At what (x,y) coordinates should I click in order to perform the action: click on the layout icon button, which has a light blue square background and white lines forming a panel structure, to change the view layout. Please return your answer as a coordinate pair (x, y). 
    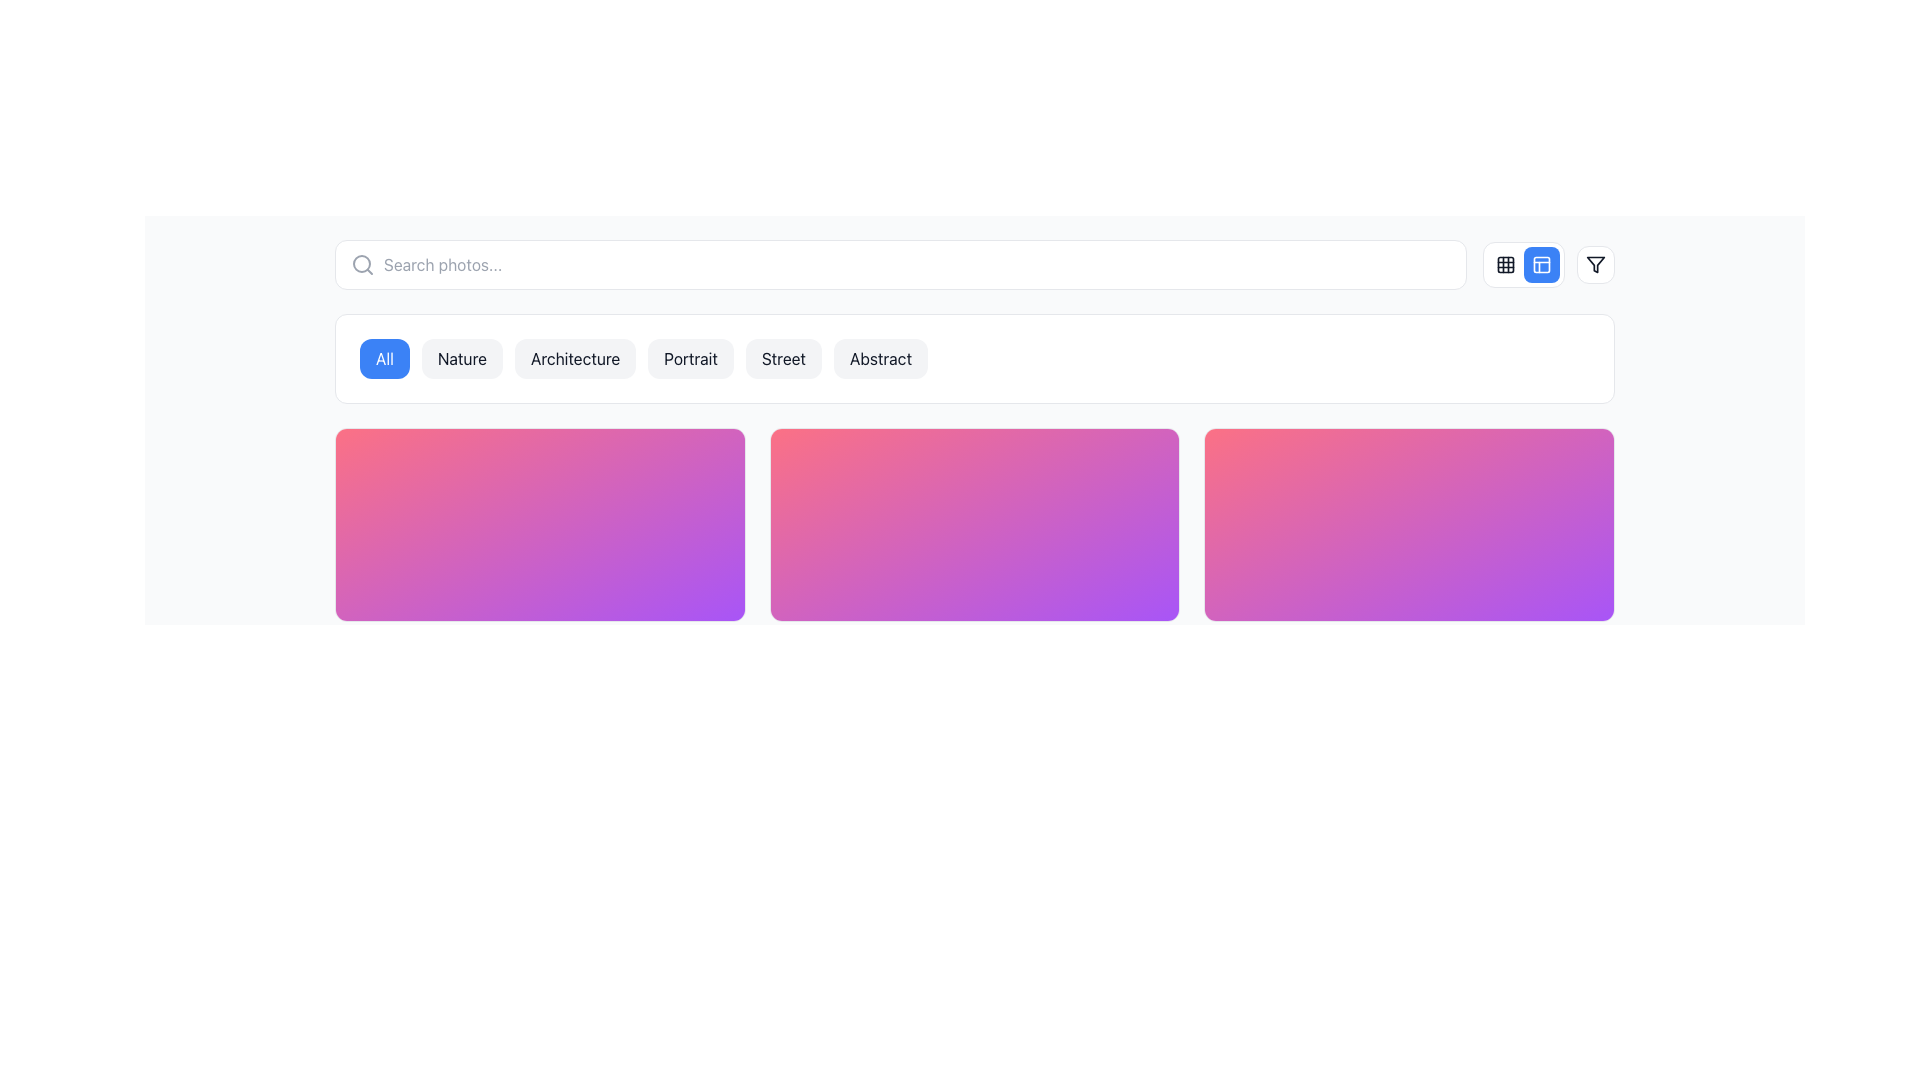
    Looking at the image, I should click on (1540, 264).